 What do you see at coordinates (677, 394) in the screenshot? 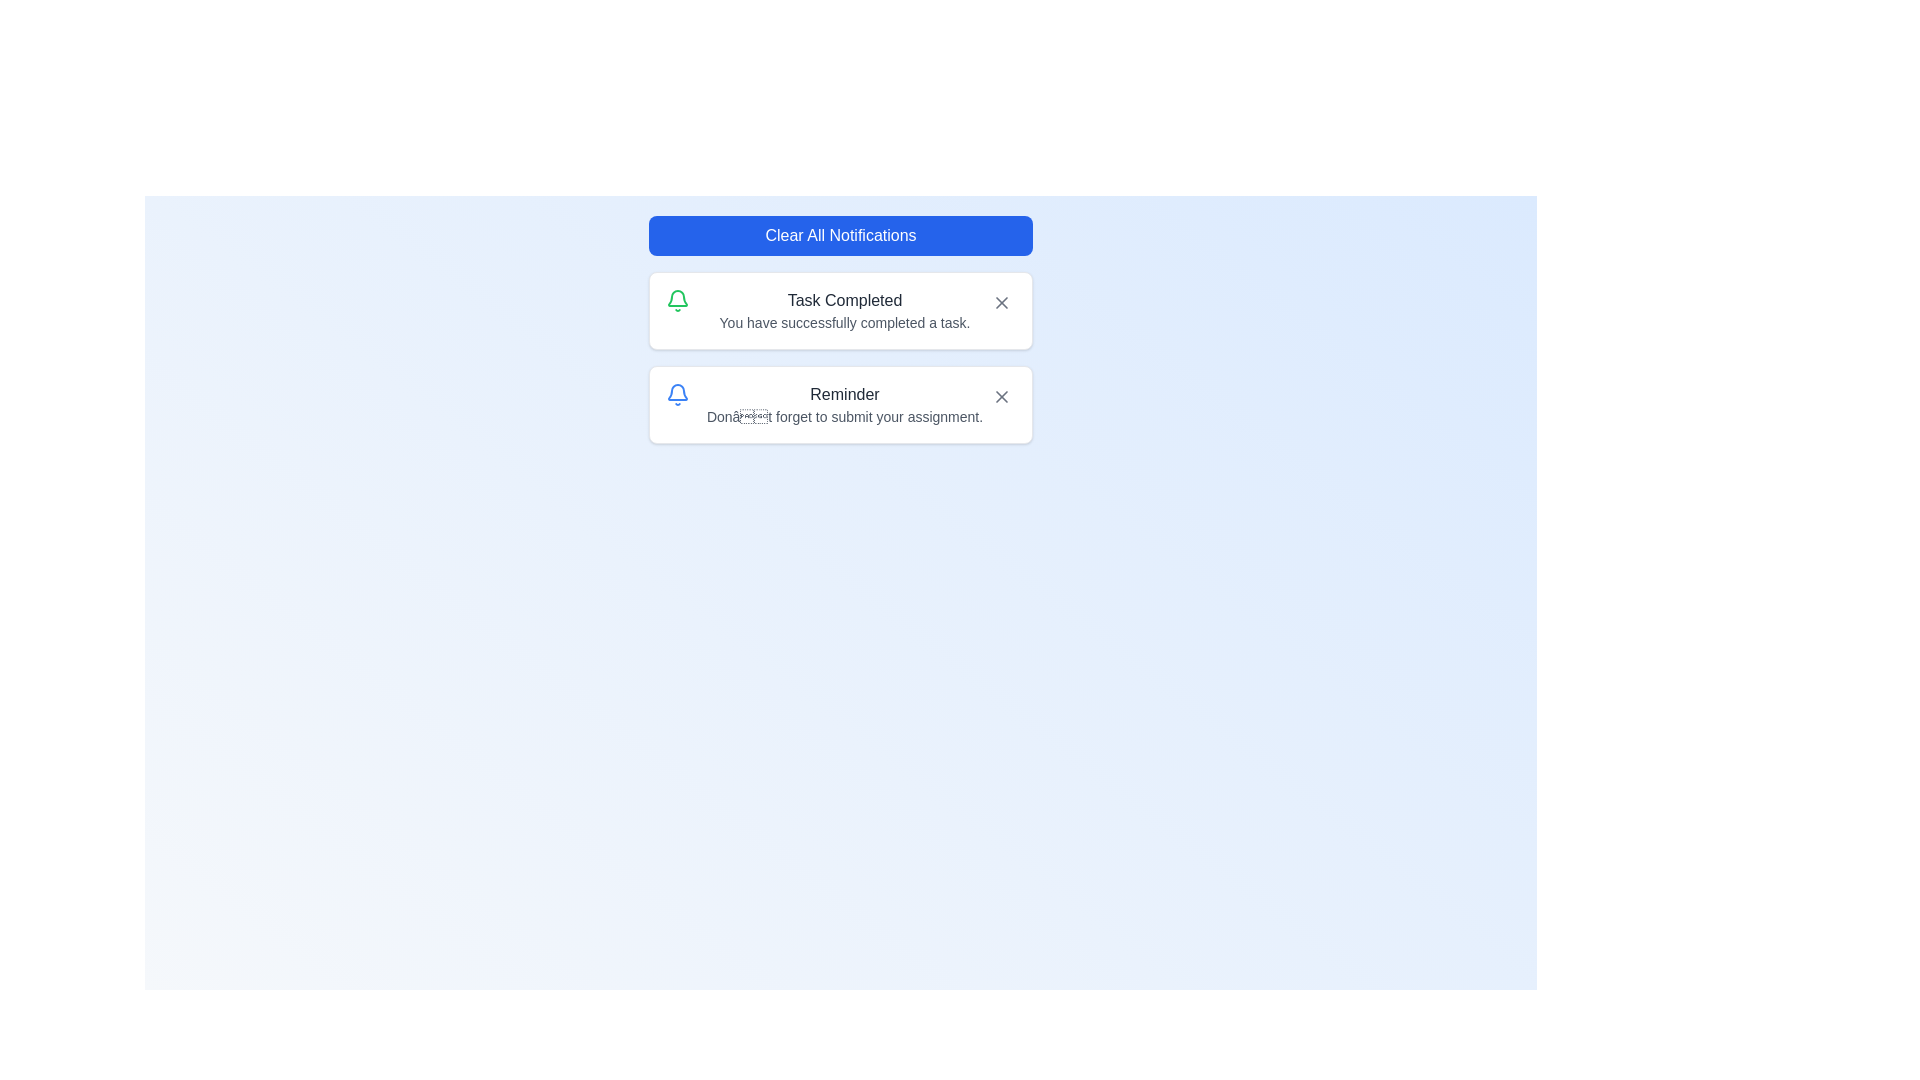
I see `the reminder notification icon located inside the notification box titled 'Reminder', which is the second item in the list of notifications` at bounding box center [677, 394].